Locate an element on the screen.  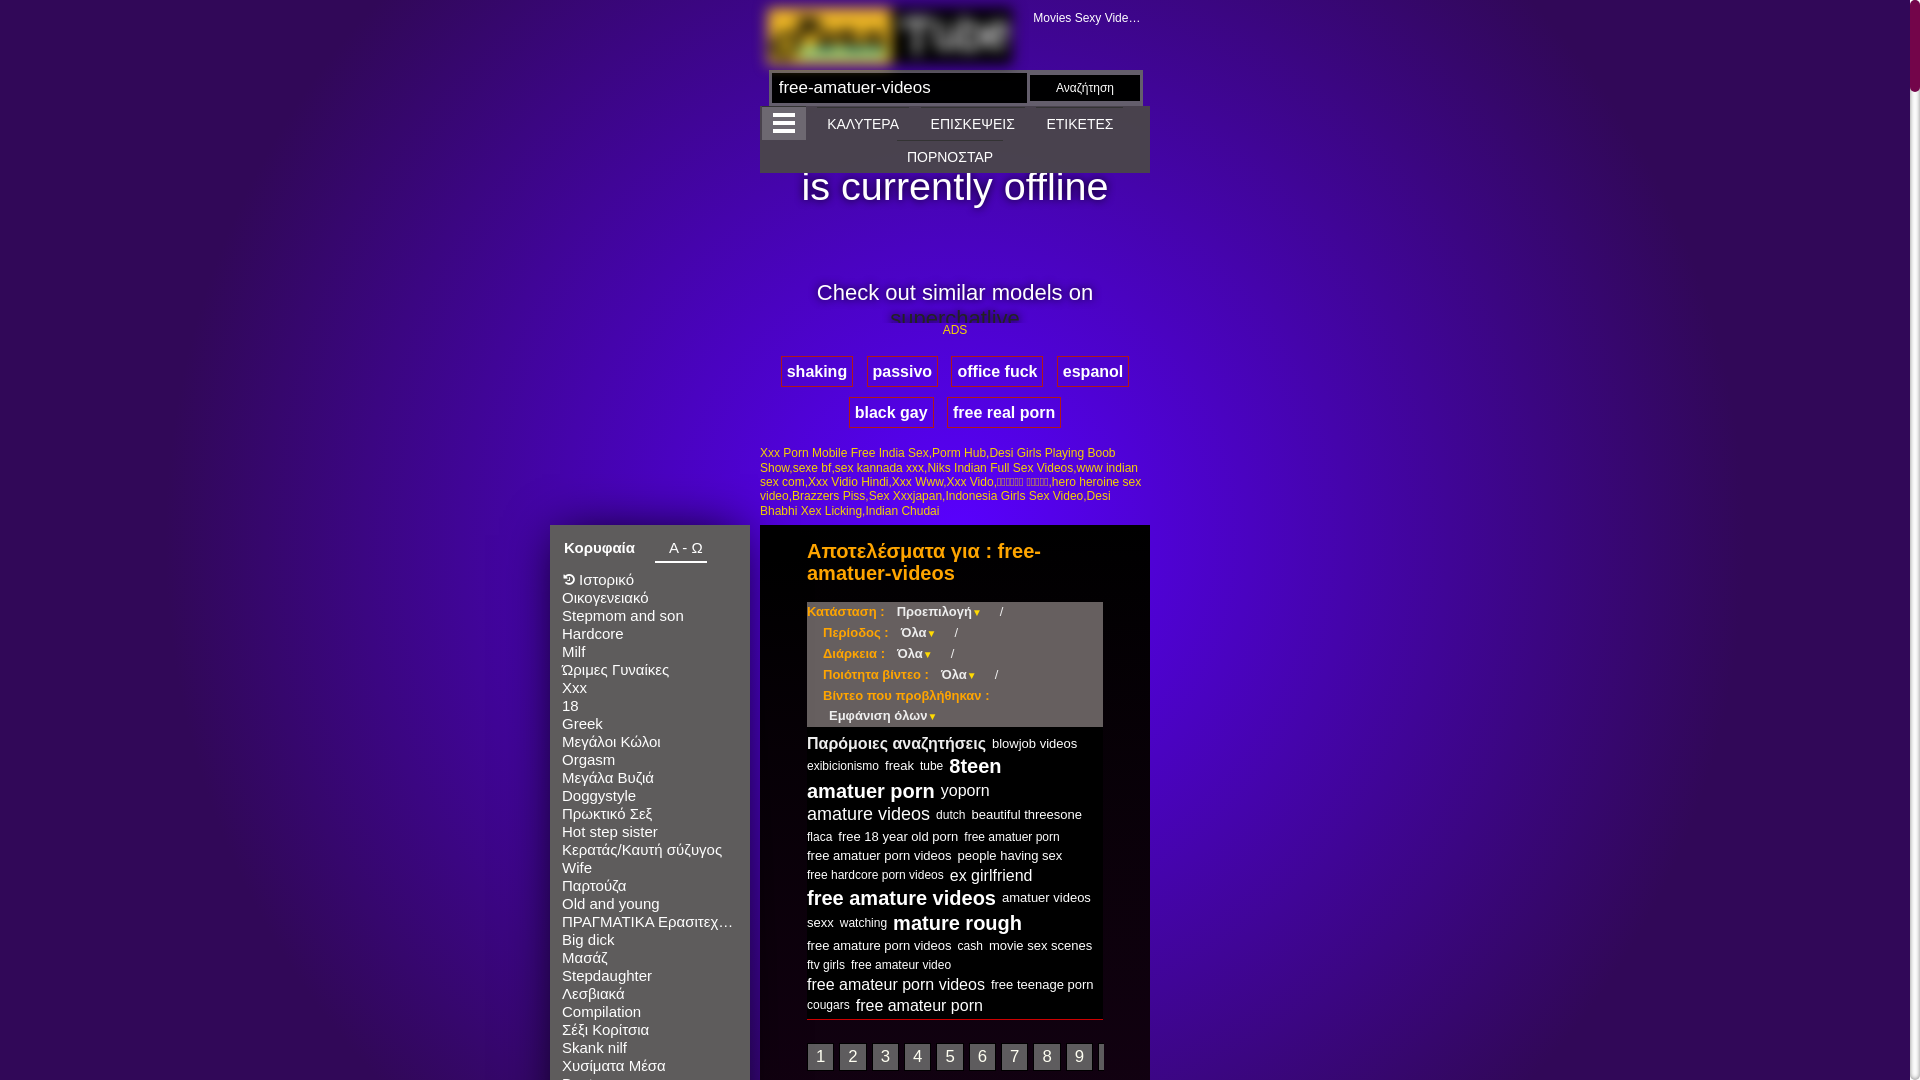
'3' is located at coordinates (884, 1055).